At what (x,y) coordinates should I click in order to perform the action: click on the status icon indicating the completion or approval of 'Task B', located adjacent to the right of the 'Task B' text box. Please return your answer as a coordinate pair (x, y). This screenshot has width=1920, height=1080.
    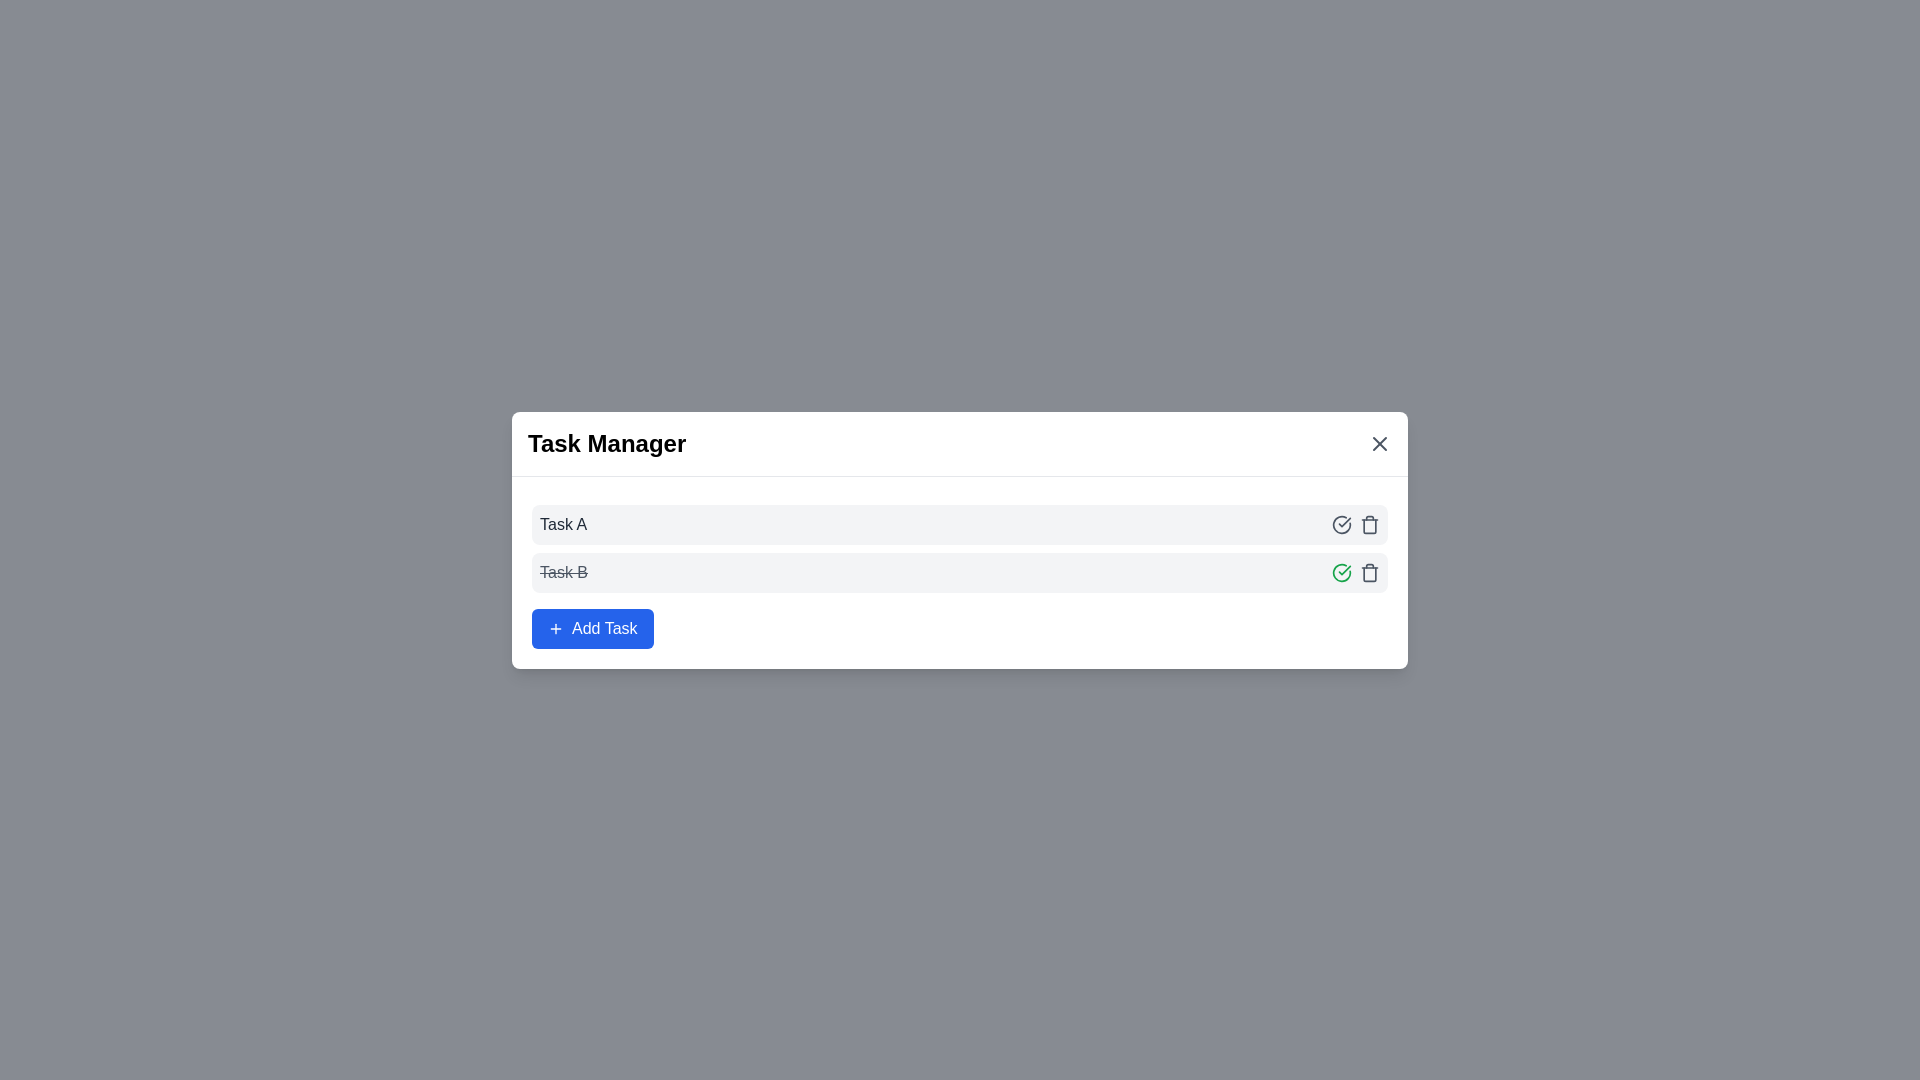
    Looking at the image, I should click on (1342, 571).